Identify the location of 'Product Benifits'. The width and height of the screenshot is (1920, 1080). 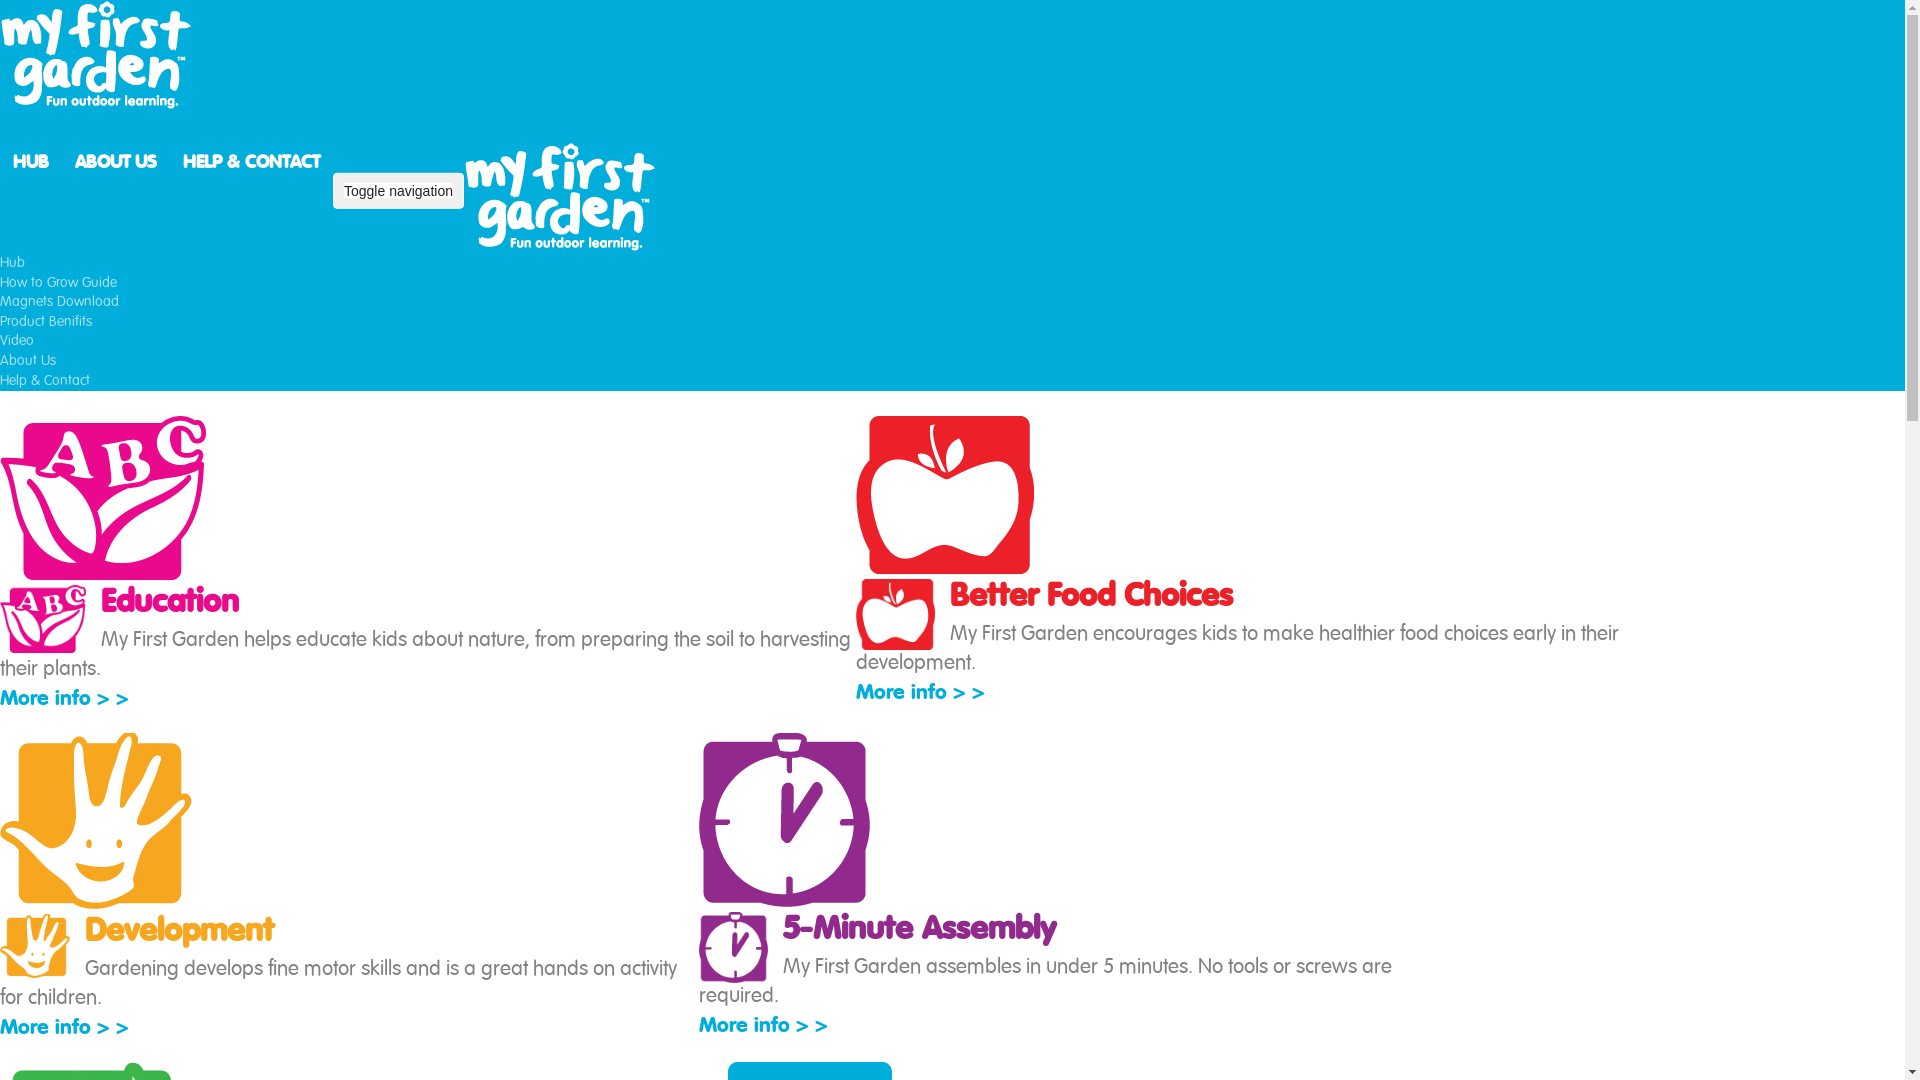
(46, 320).